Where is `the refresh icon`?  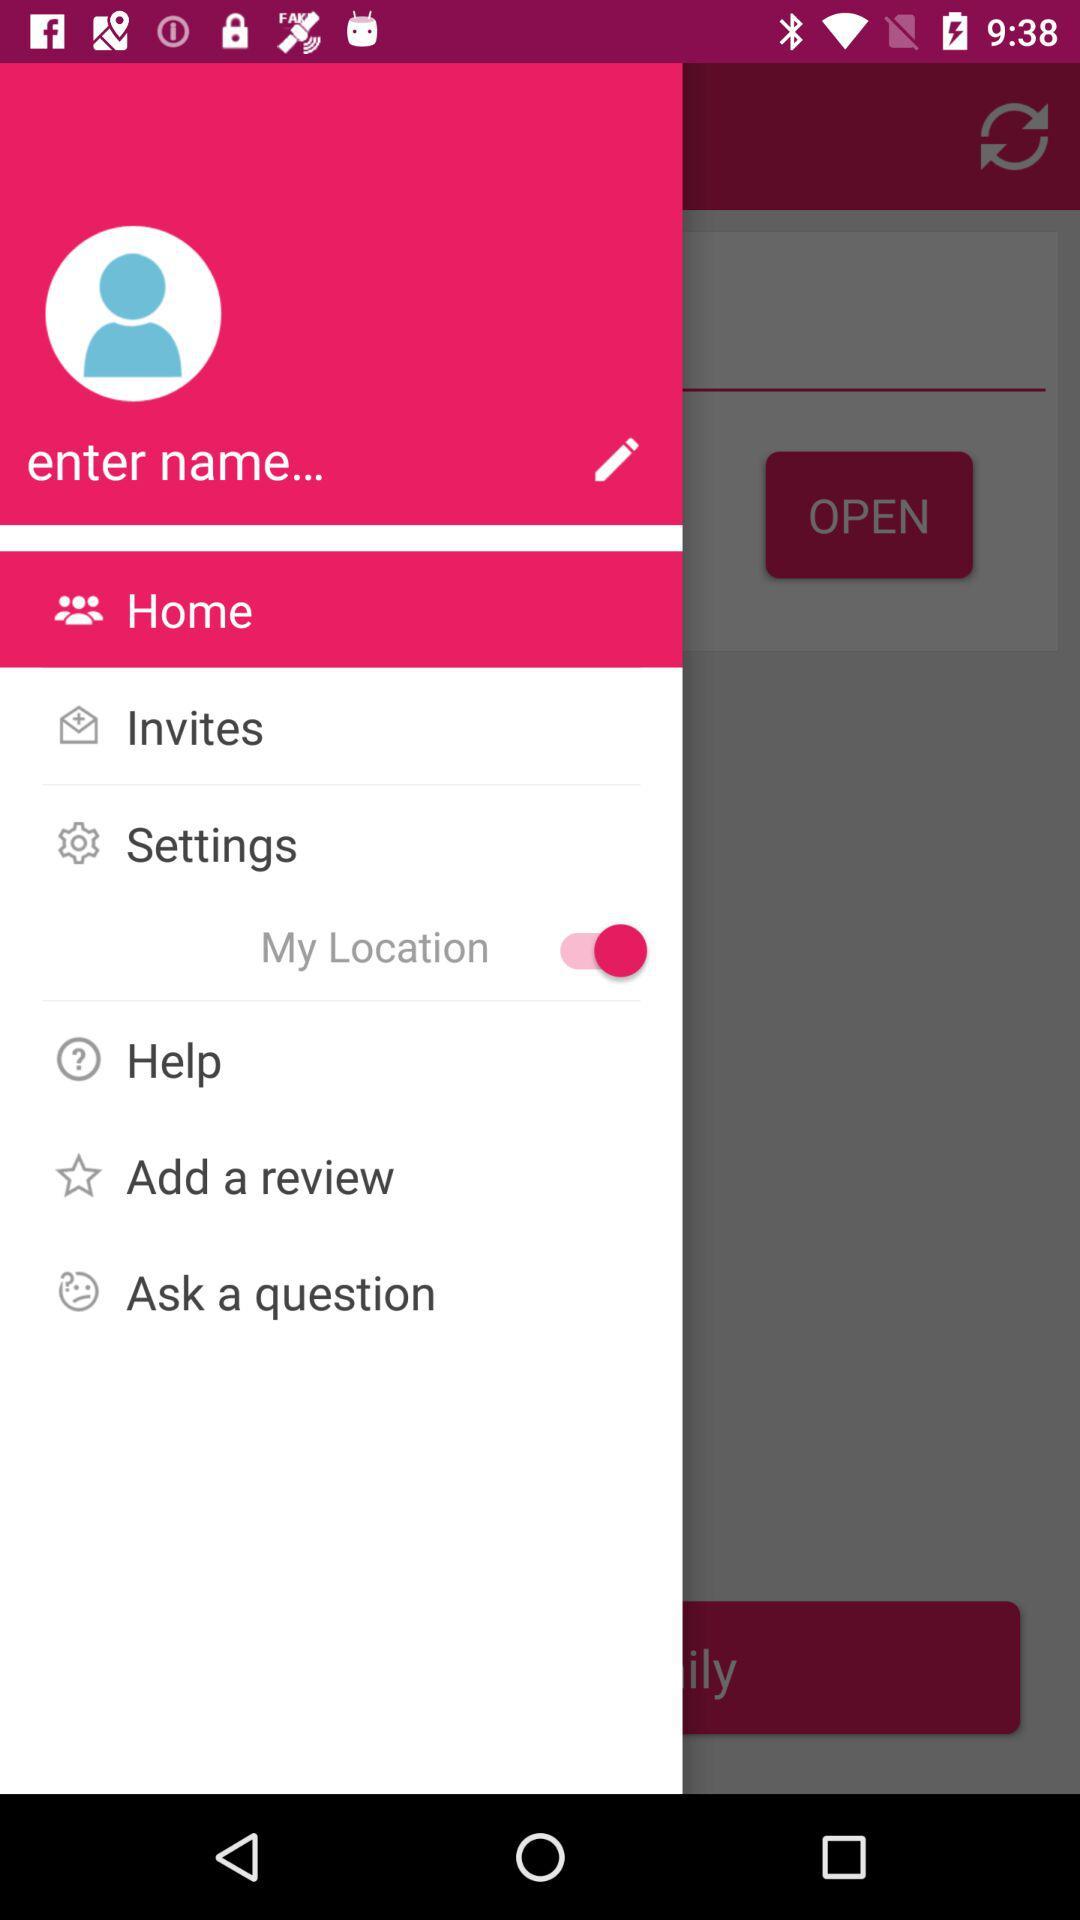
the refresh icon is located at coordinates (1014, 135).